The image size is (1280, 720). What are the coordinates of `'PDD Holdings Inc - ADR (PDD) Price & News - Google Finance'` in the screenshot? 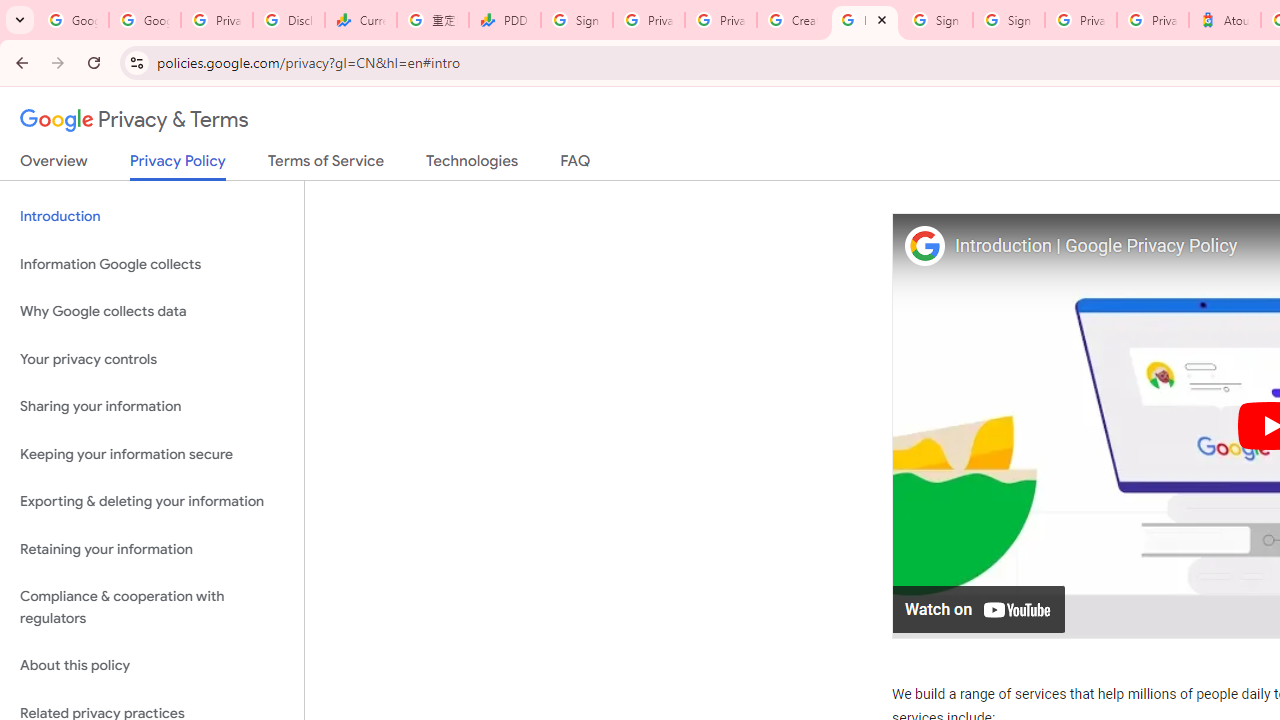 It's located at (504, 20).